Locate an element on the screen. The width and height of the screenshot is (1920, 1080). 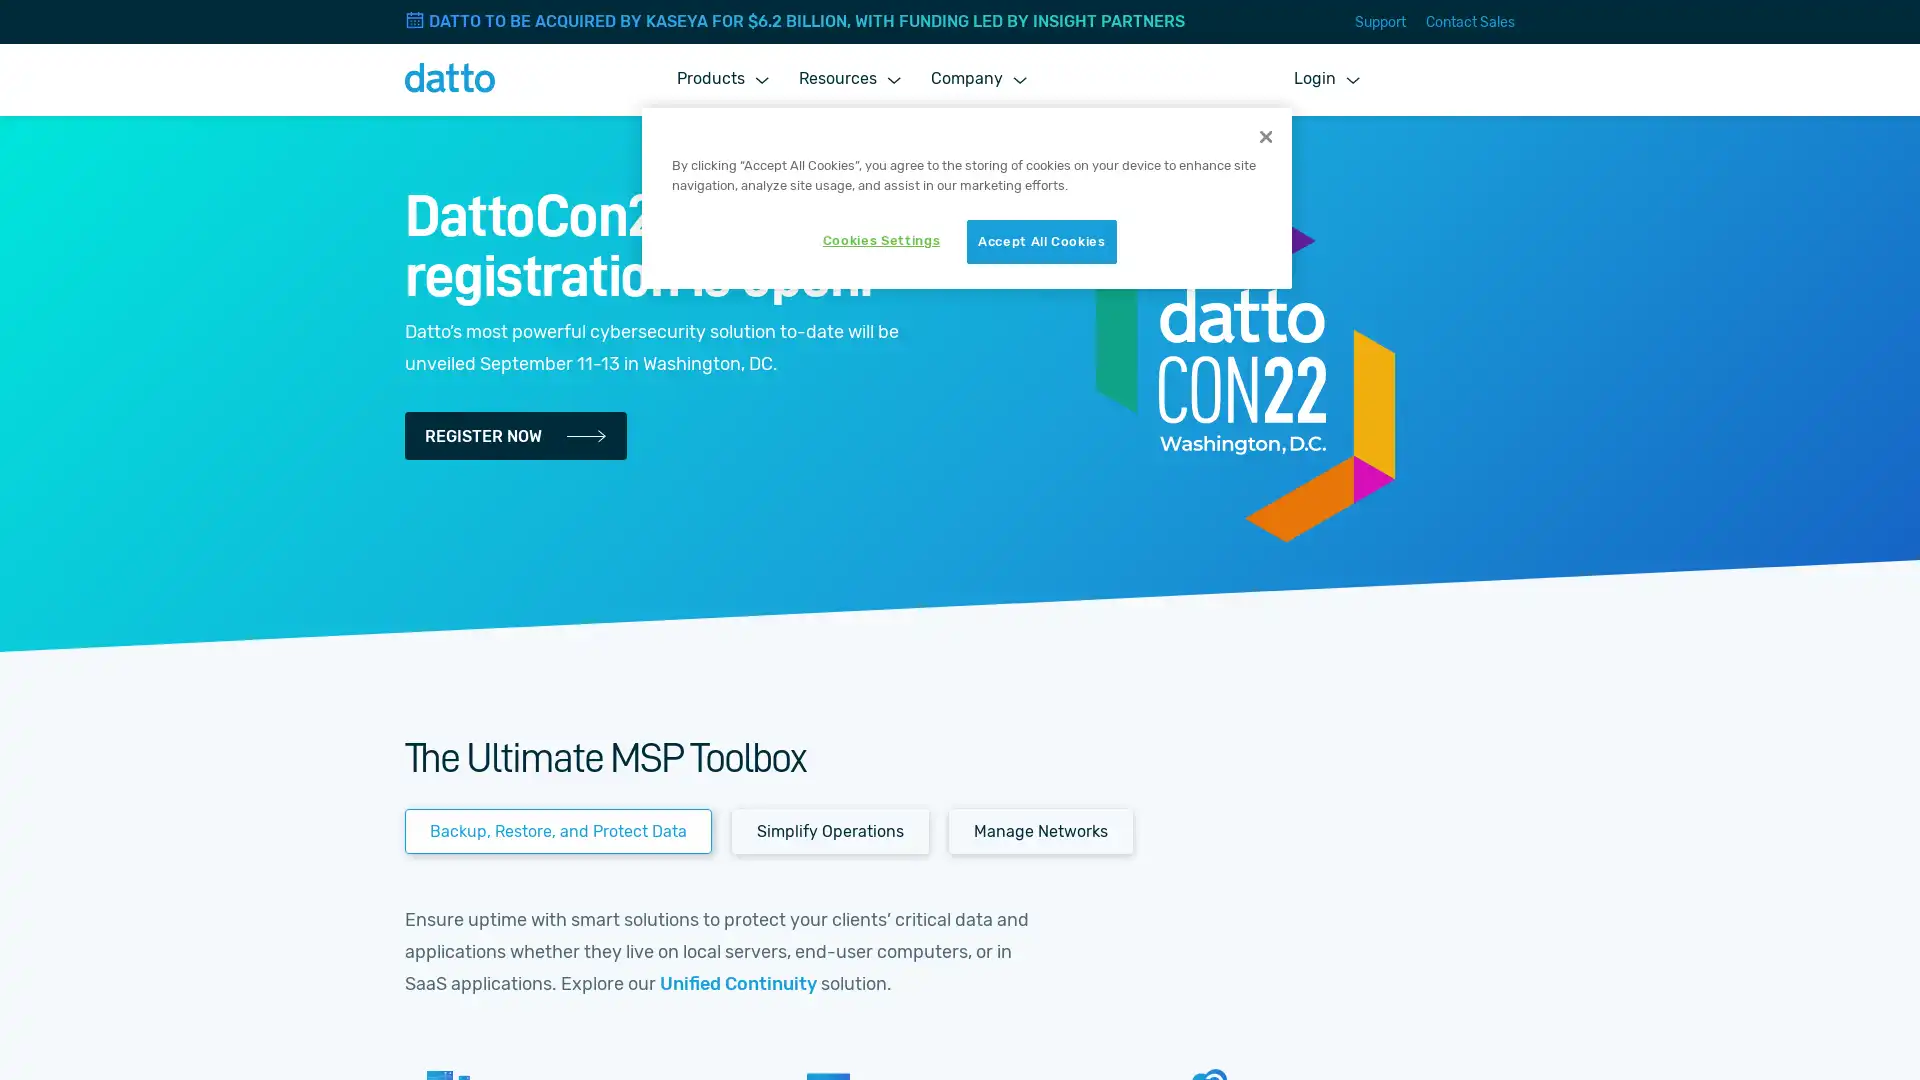
Cookies Settings is located at coordinates (885, 239).